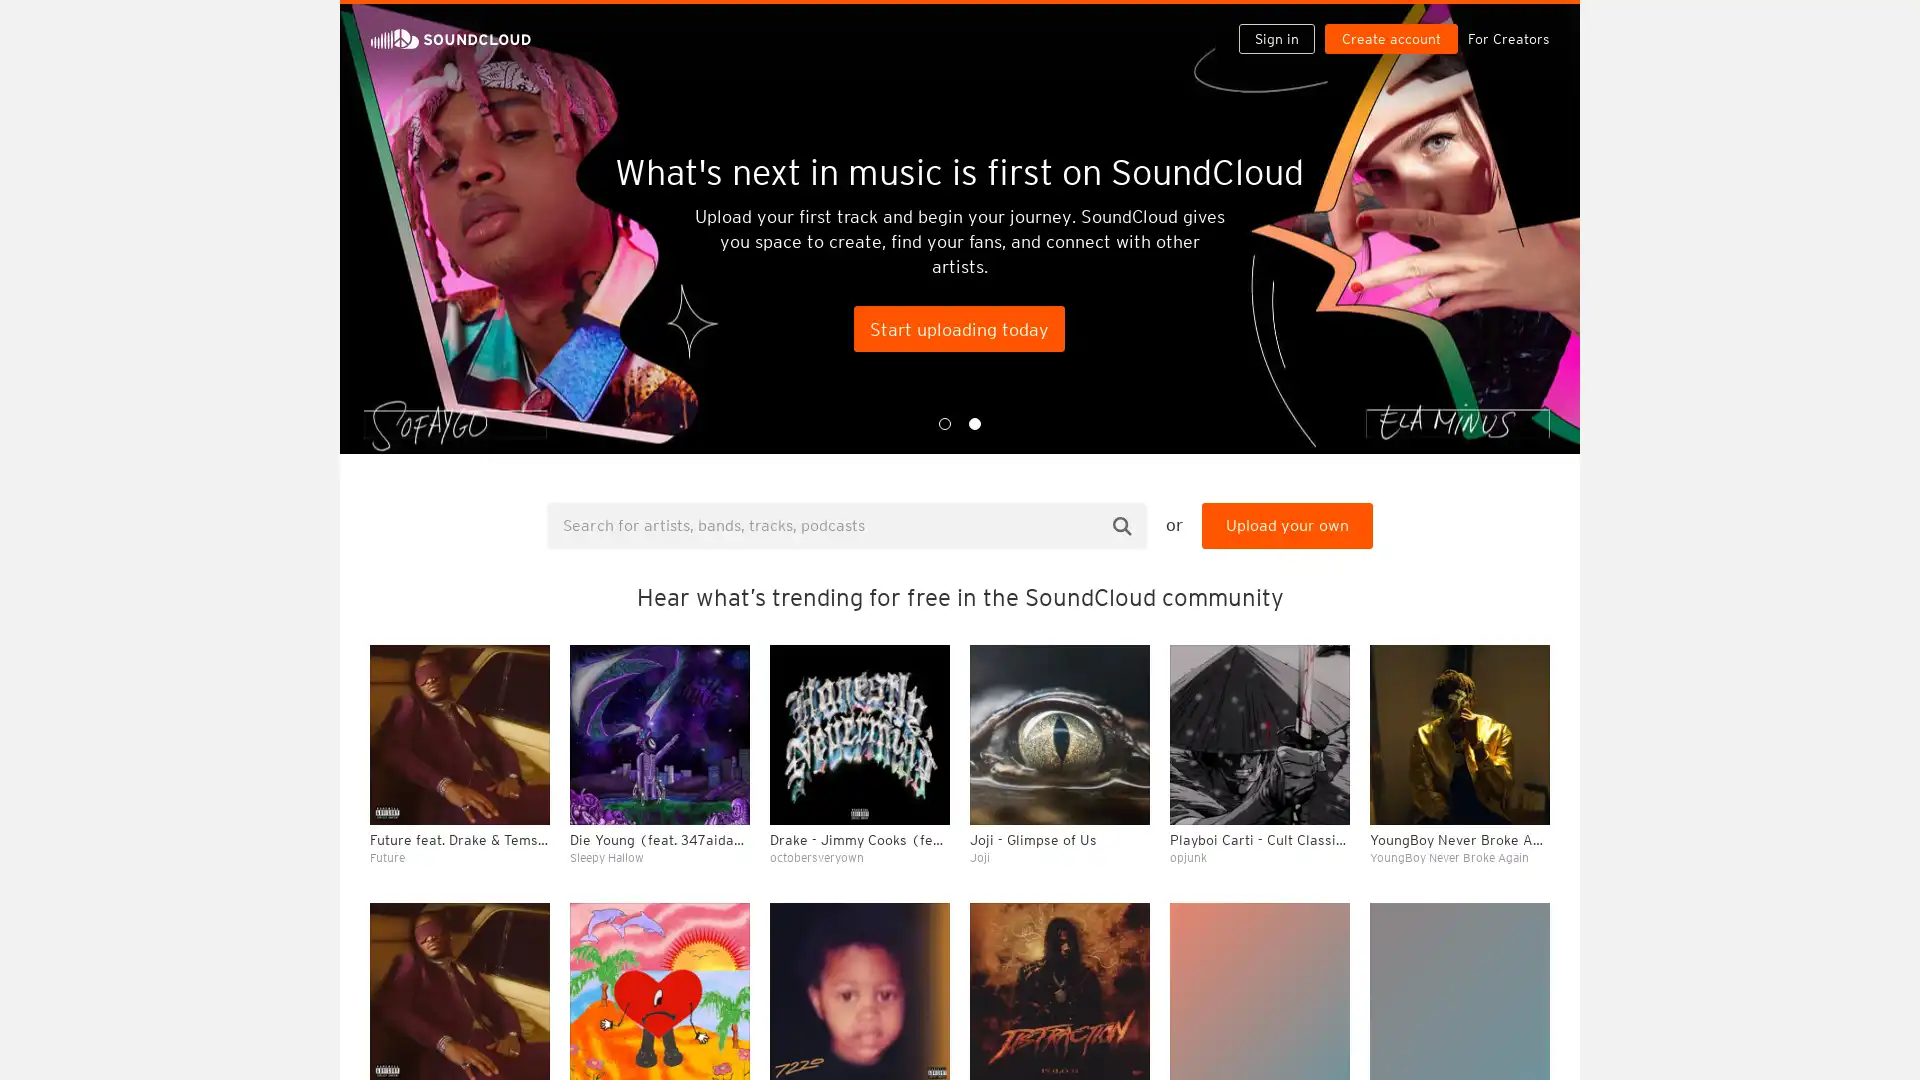 The height and width of the screenshot is (1080, 1920). Describe the element at coordinates (1395, 22) in the screenshot. I see `Create a SoundCloud account` at that location.